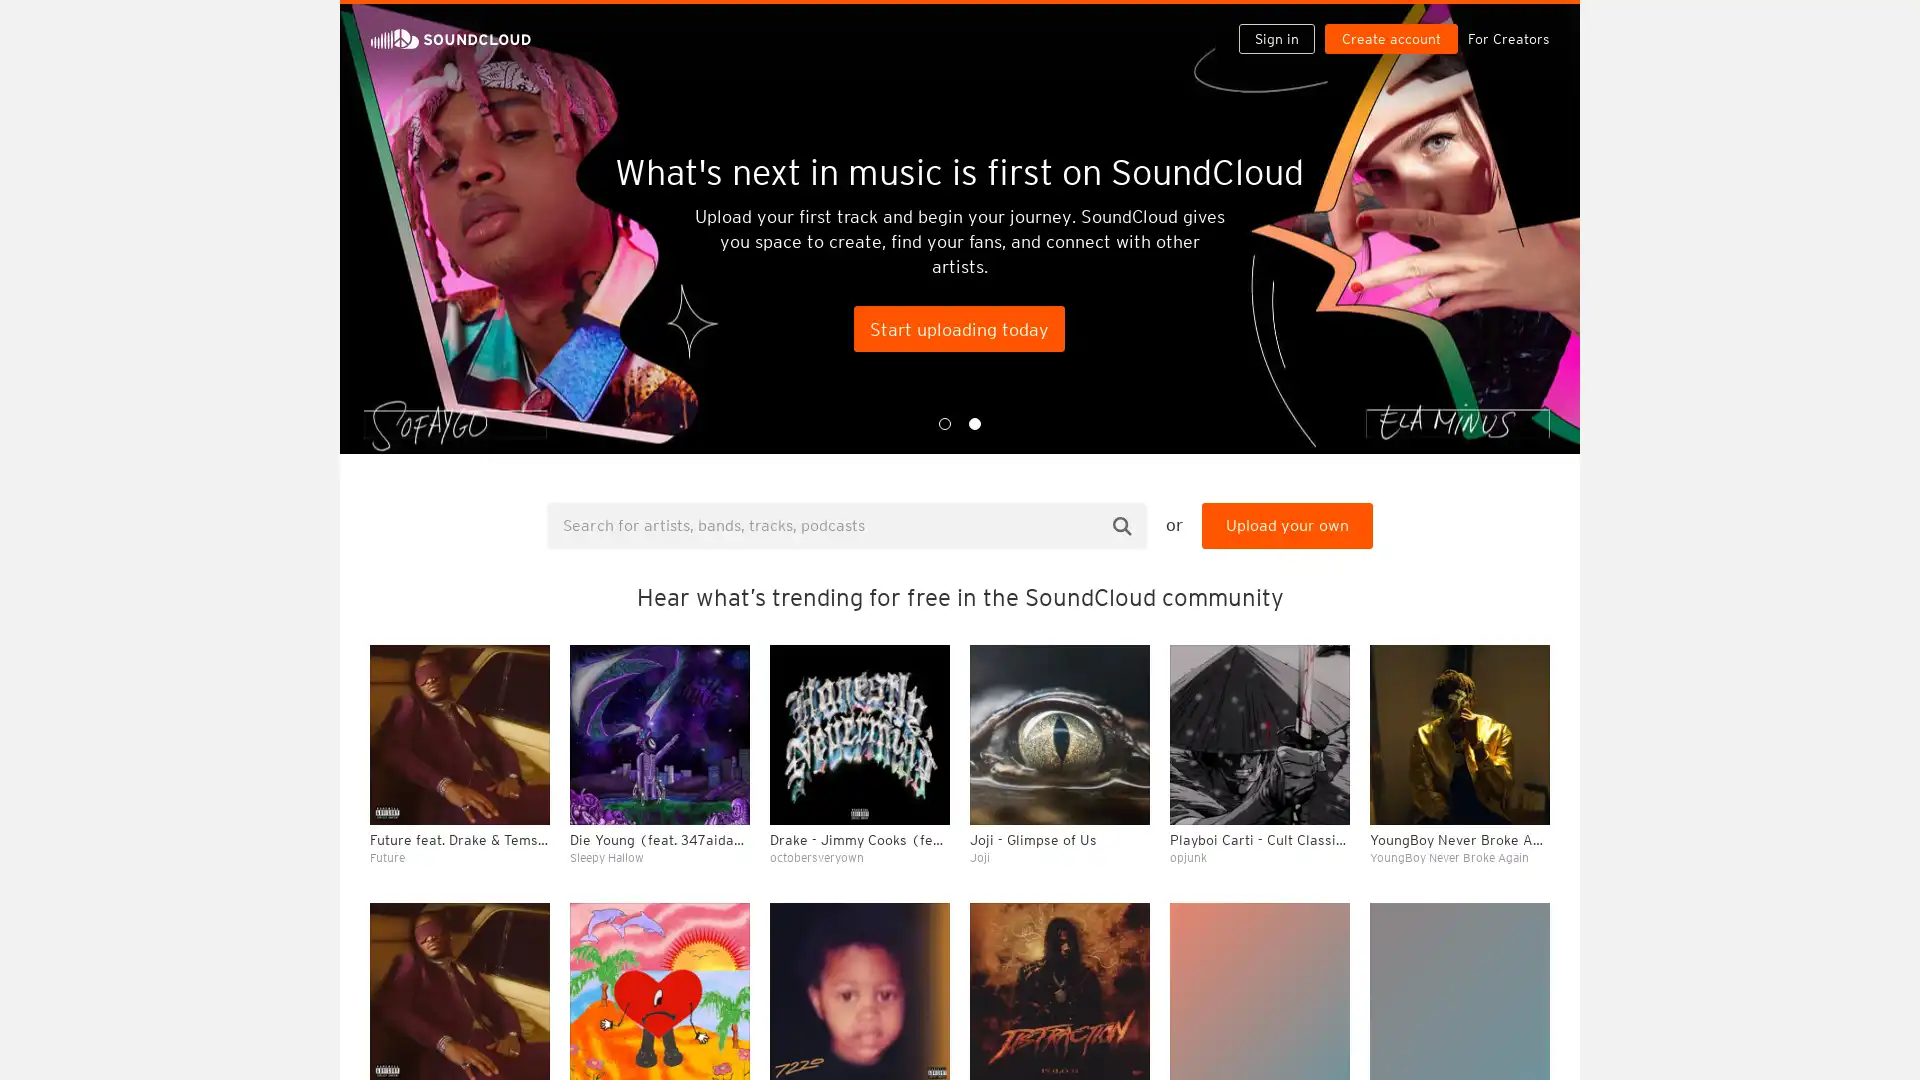 The height and width of the screenshot is (1080, 1920). Describe the element at coordinates (1395, 22) in the screenshot. I see `Create a SoundCloud account` at that location.